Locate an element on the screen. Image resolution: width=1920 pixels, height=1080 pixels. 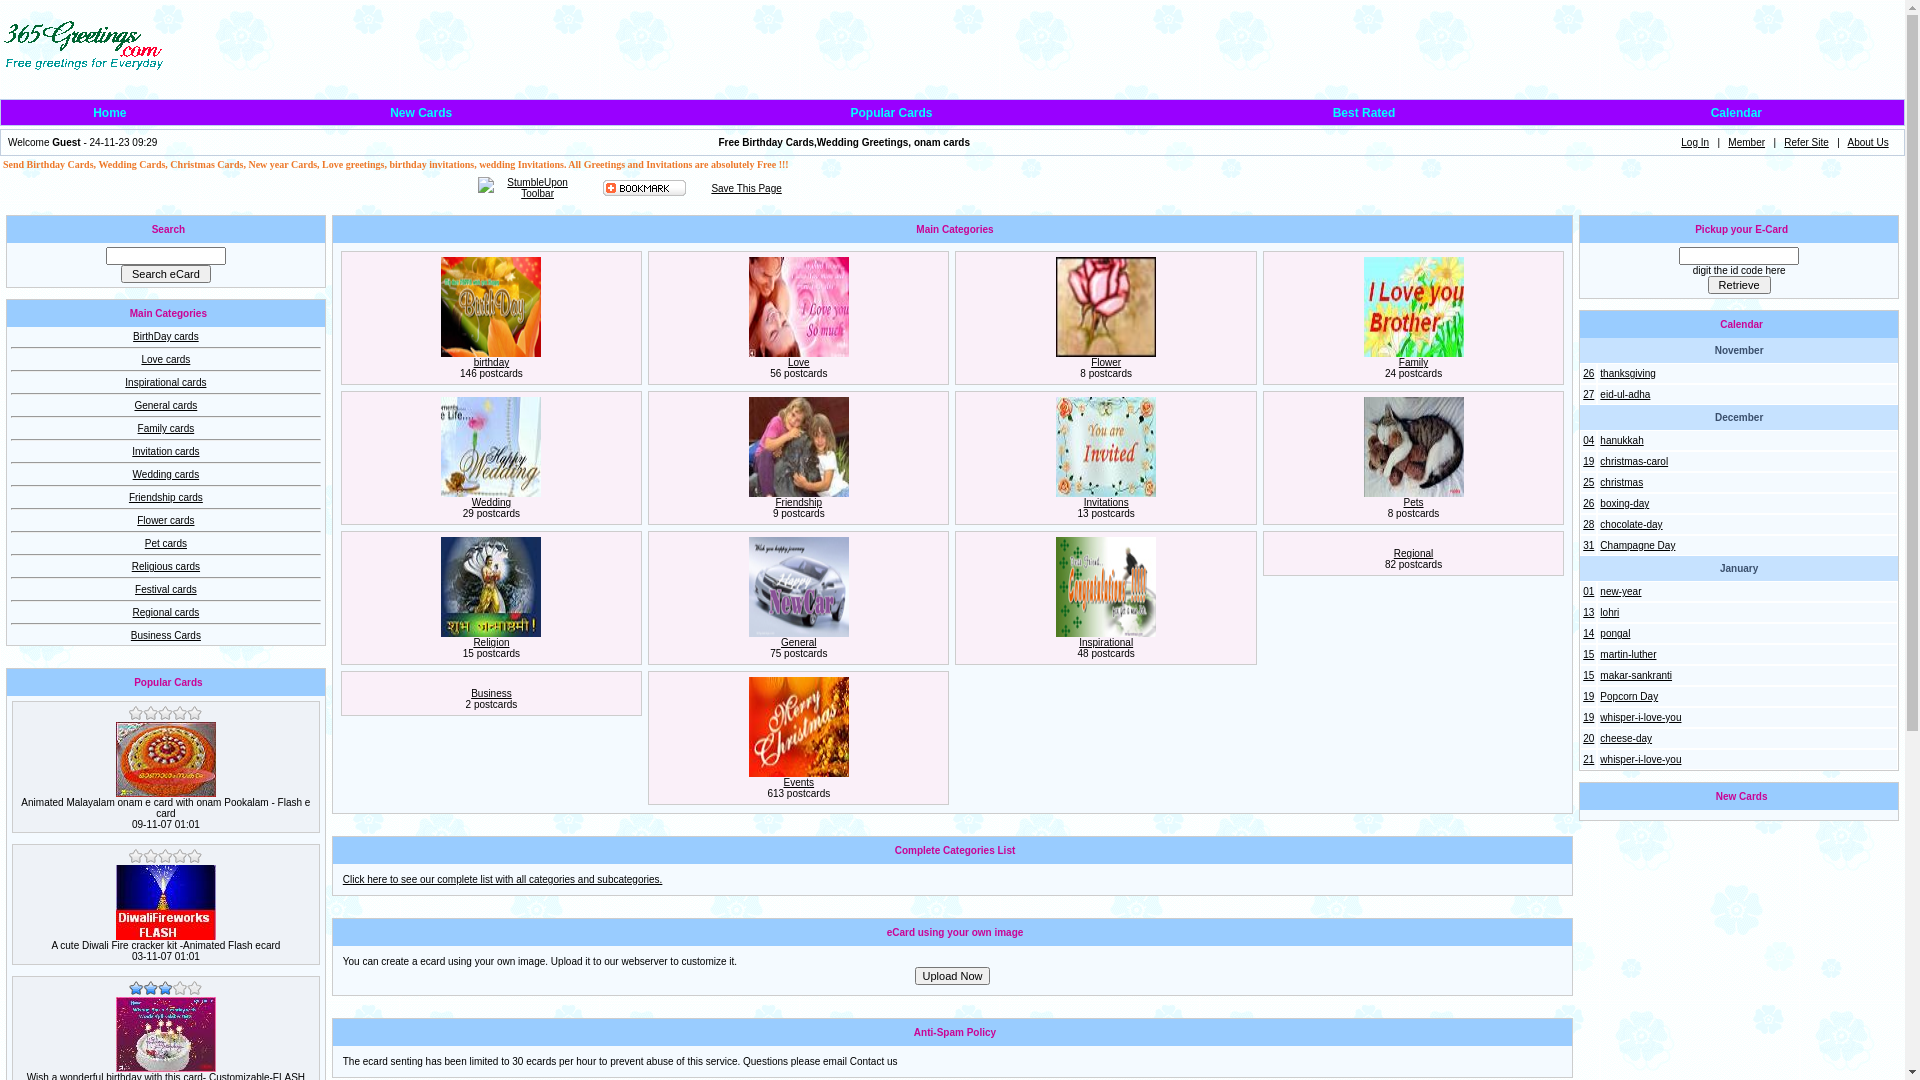
'19' is located at coordinates (1582, 461).